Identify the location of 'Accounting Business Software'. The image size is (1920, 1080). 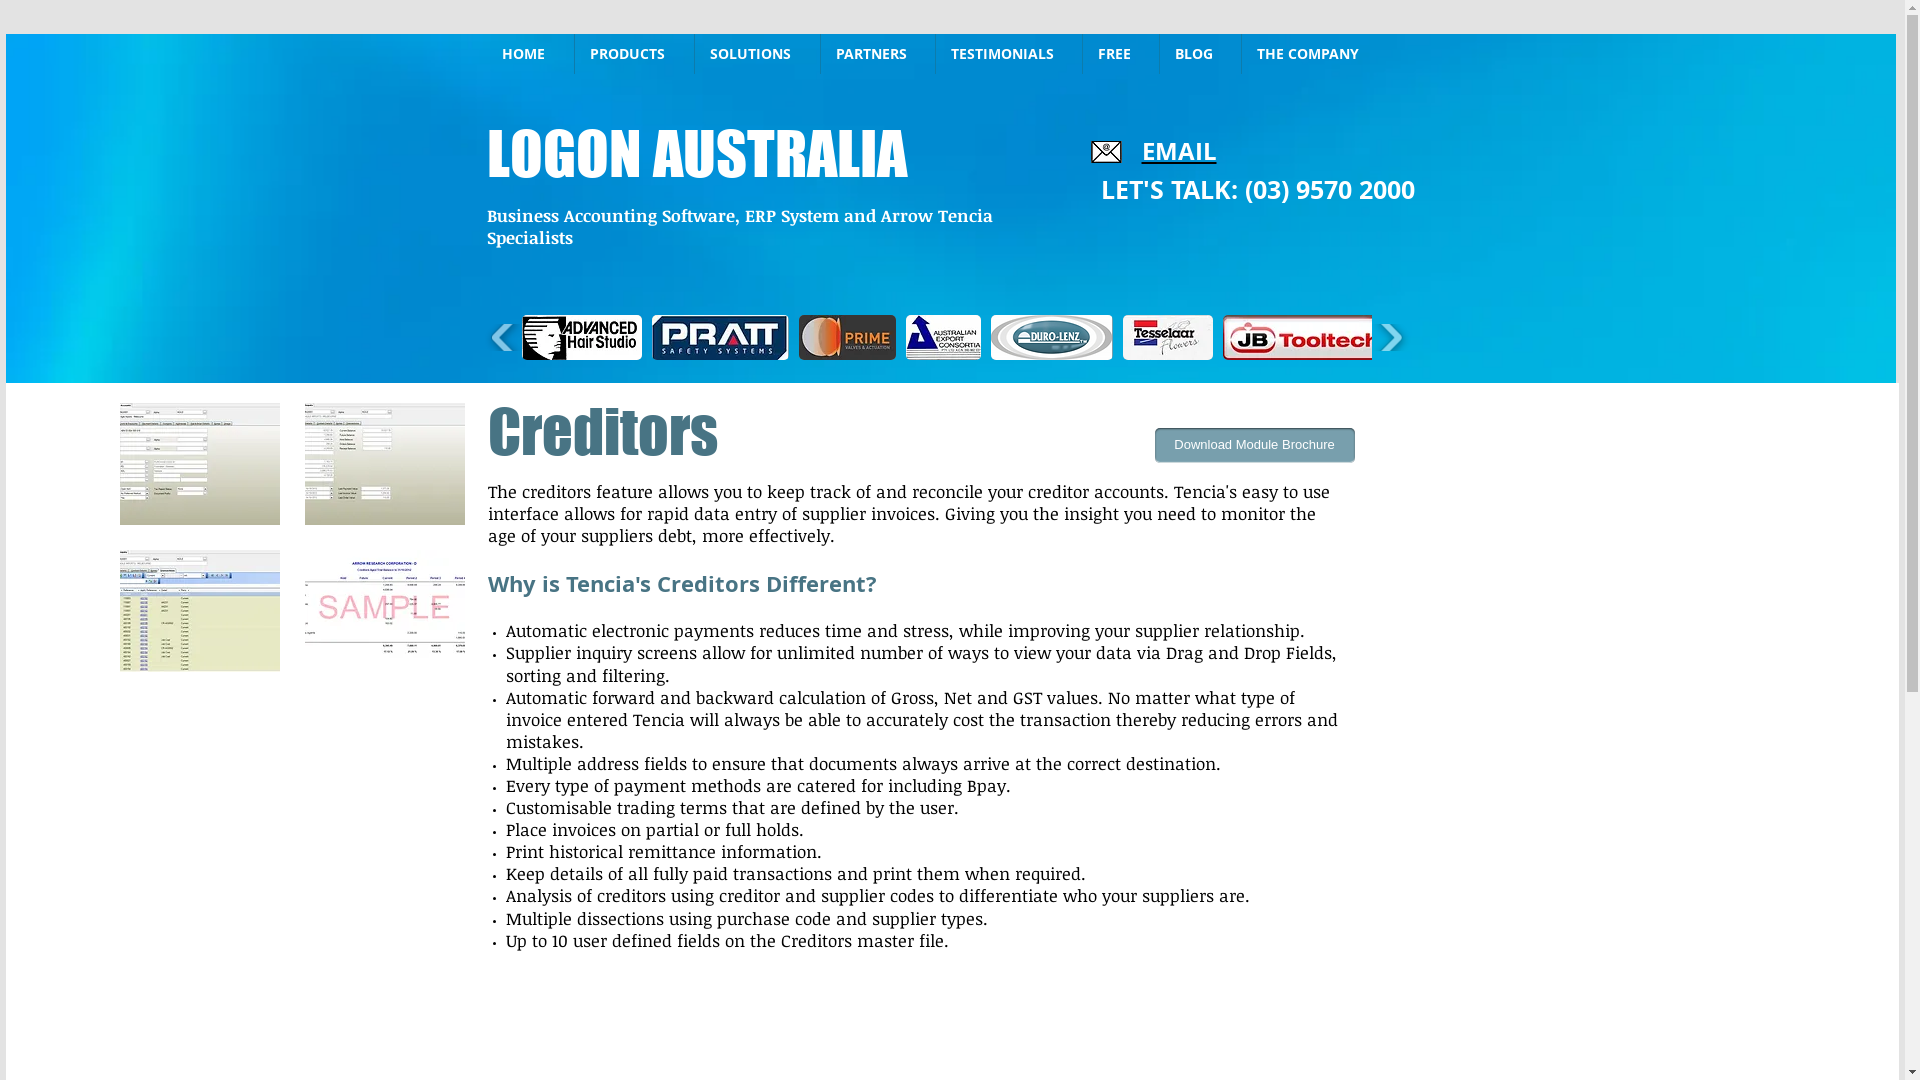
(949, 217).